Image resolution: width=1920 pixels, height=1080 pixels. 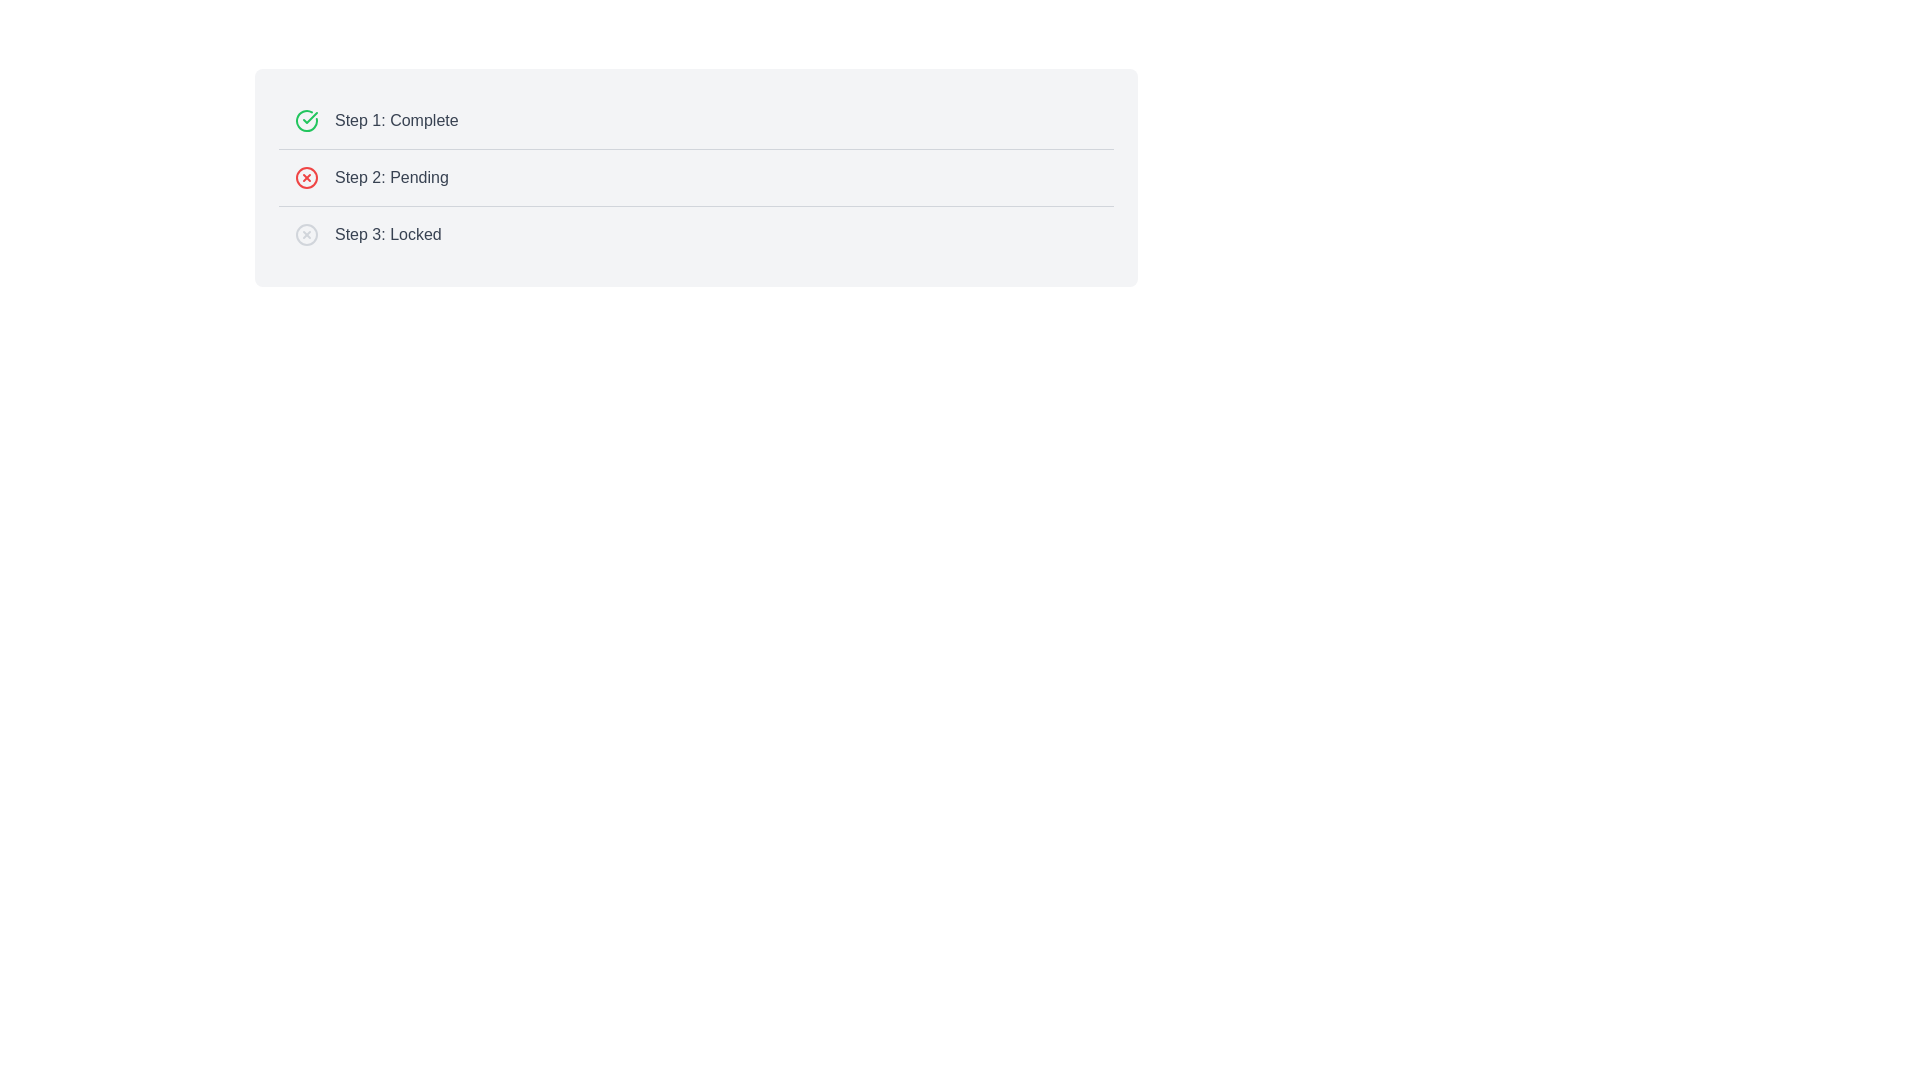 What do you see at coordinates (696, 148) in the screenshot?
I see `the second separator line that visually separates 'Step 1: Complete' and 'Step 2: Pending' in the user interface` at bounding box center [696, 148].